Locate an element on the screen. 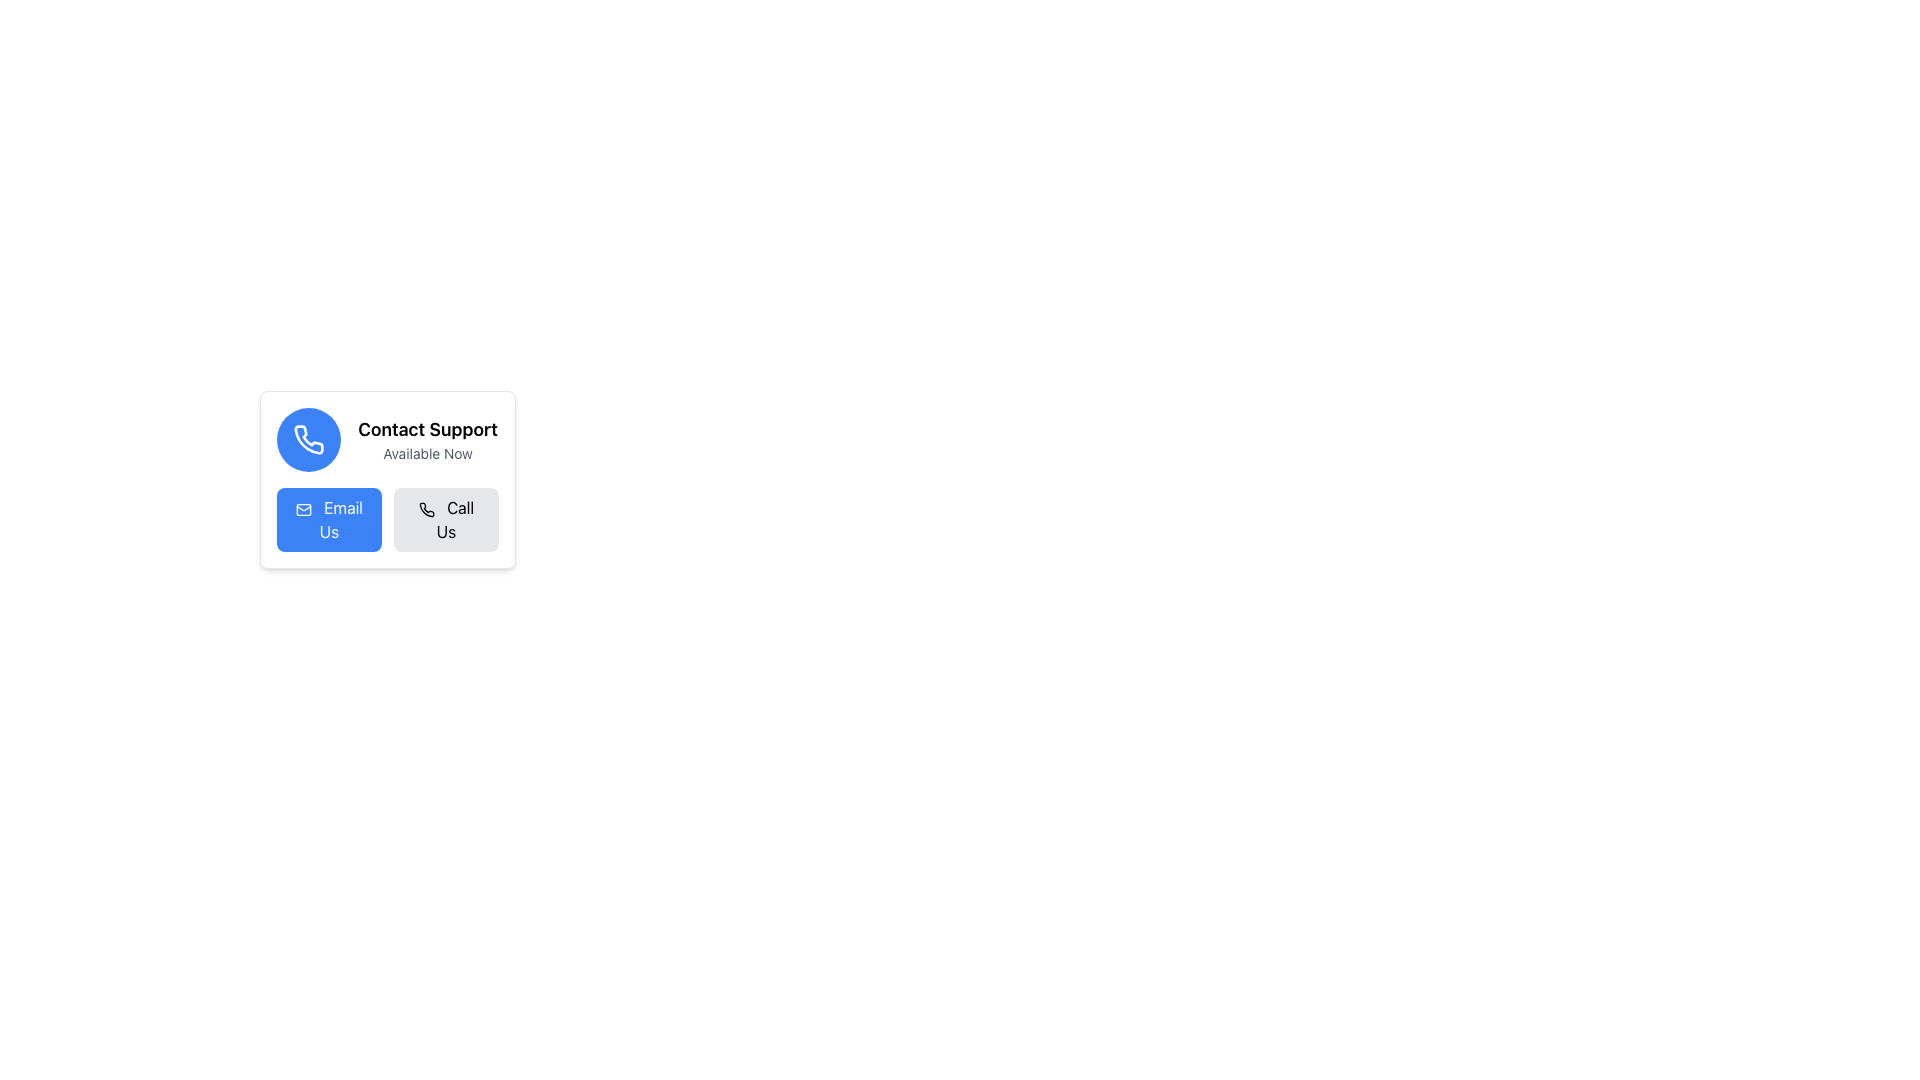 The height and width of the screenshot is (1080, 1920). the phone call icon located to the left of the 'Call Us' text within the button in the contact options panel is located at coordinates (425, 508).